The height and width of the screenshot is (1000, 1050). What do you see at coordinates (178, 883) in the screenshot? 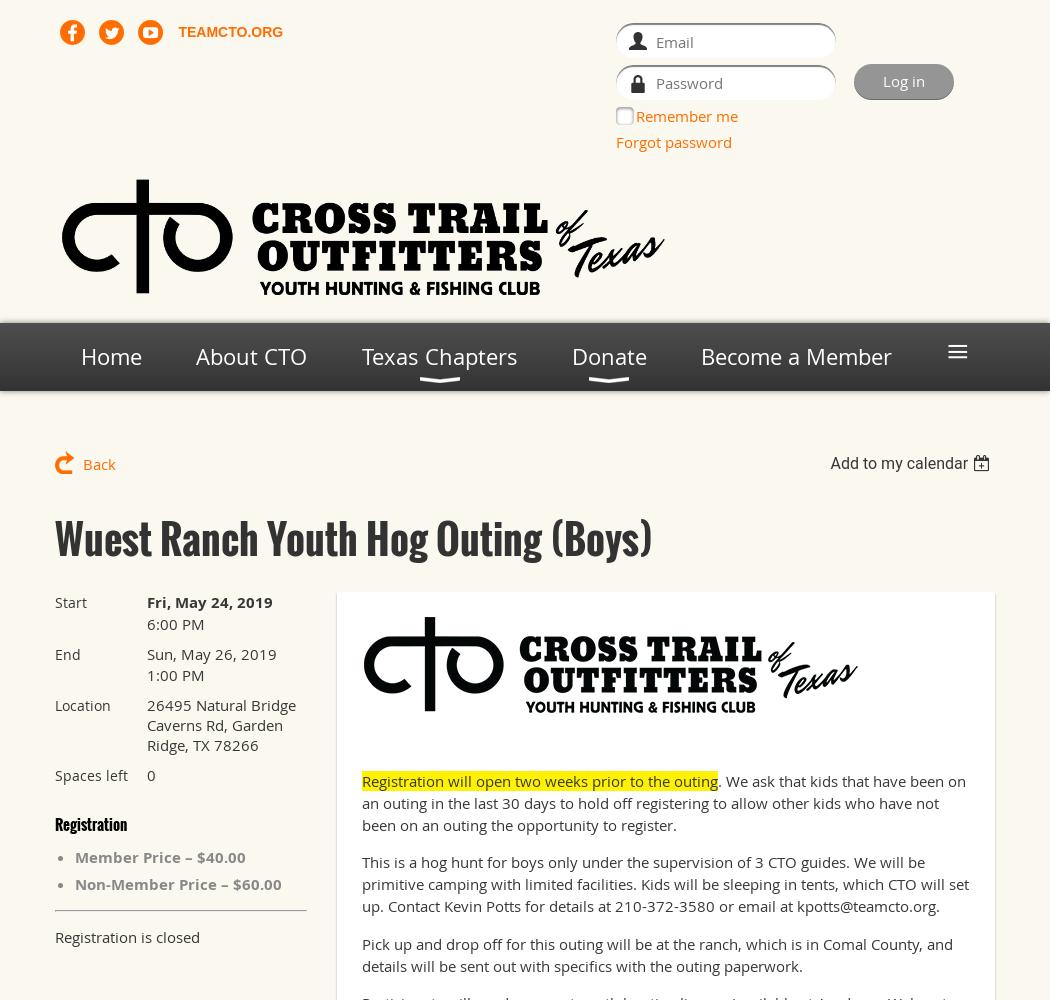
I see `'Non-Member Price – $60.00'` at bounding box center [178, 883].